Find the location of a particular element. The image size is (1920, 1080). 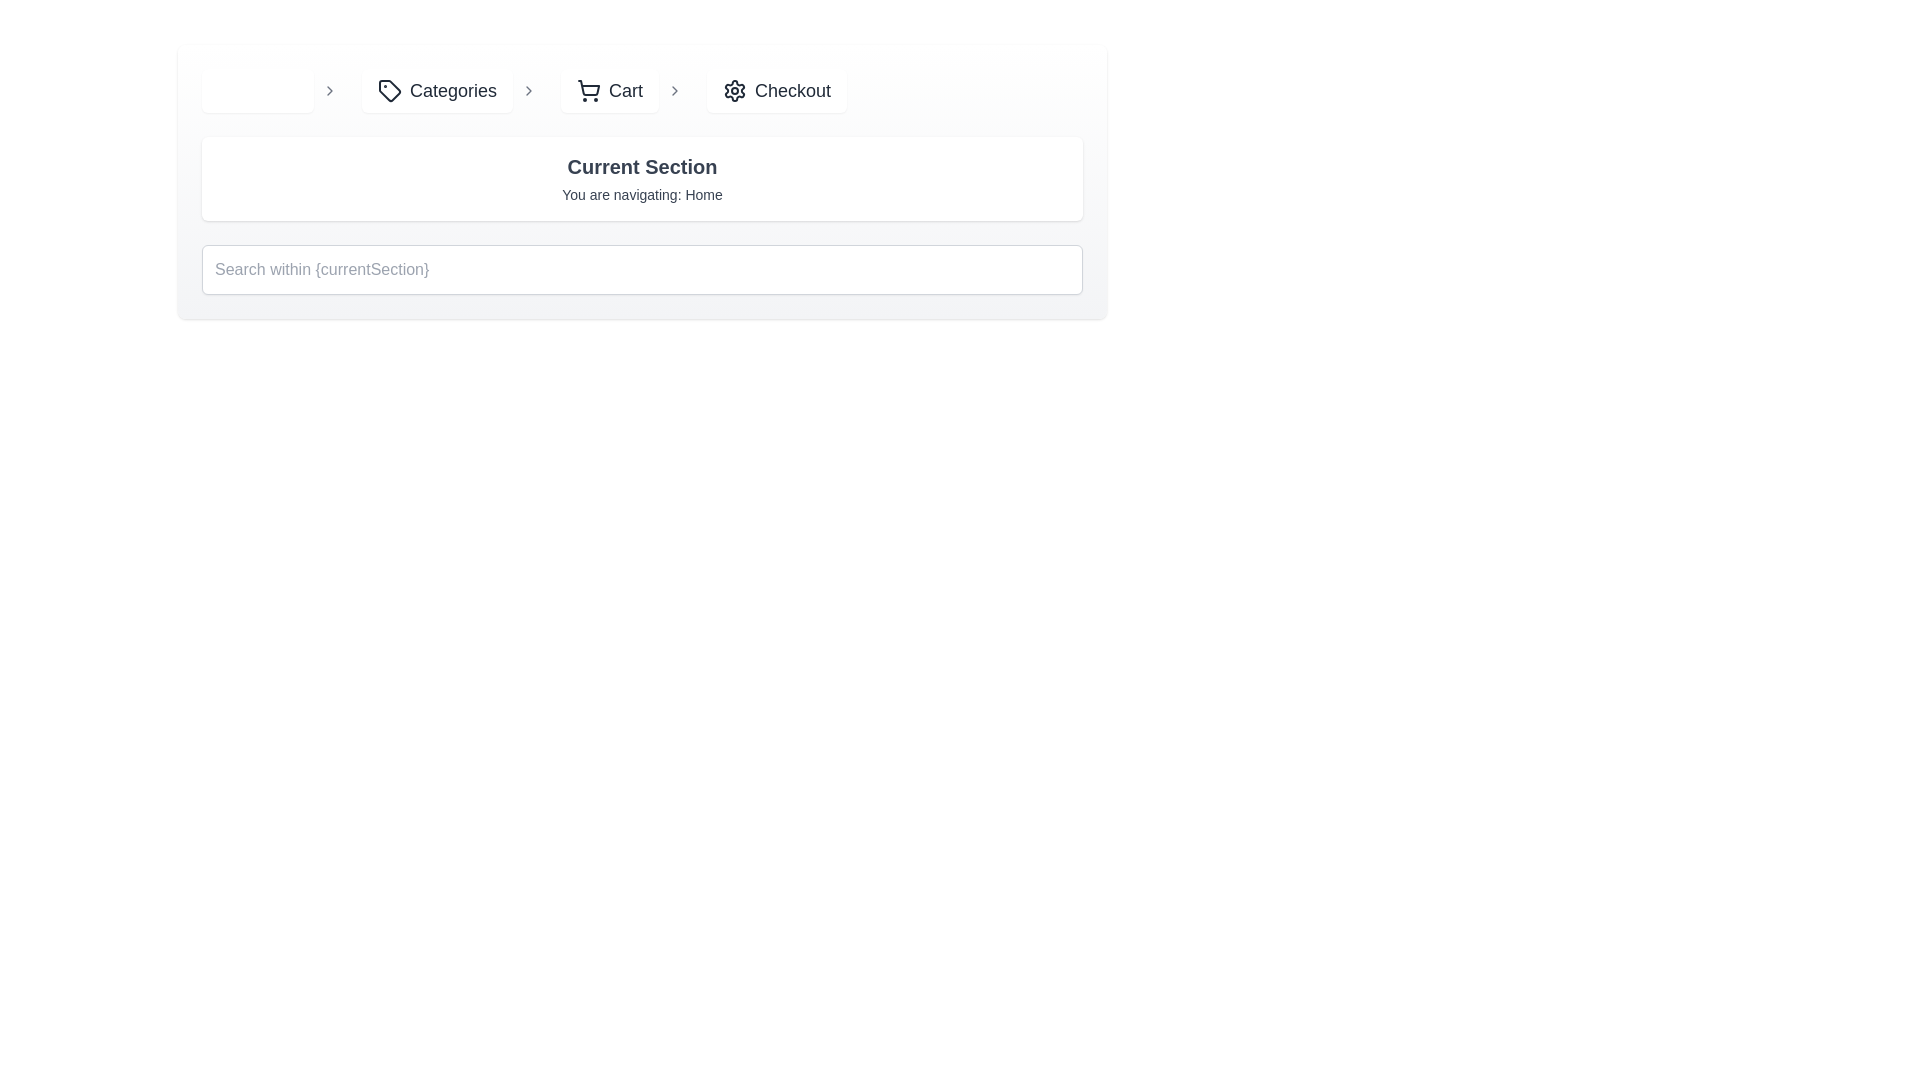

the tag-shaped icon located at the far-left side of the 'Categories' button, just before the word 'Categories' is located at coordinates (389, 91).